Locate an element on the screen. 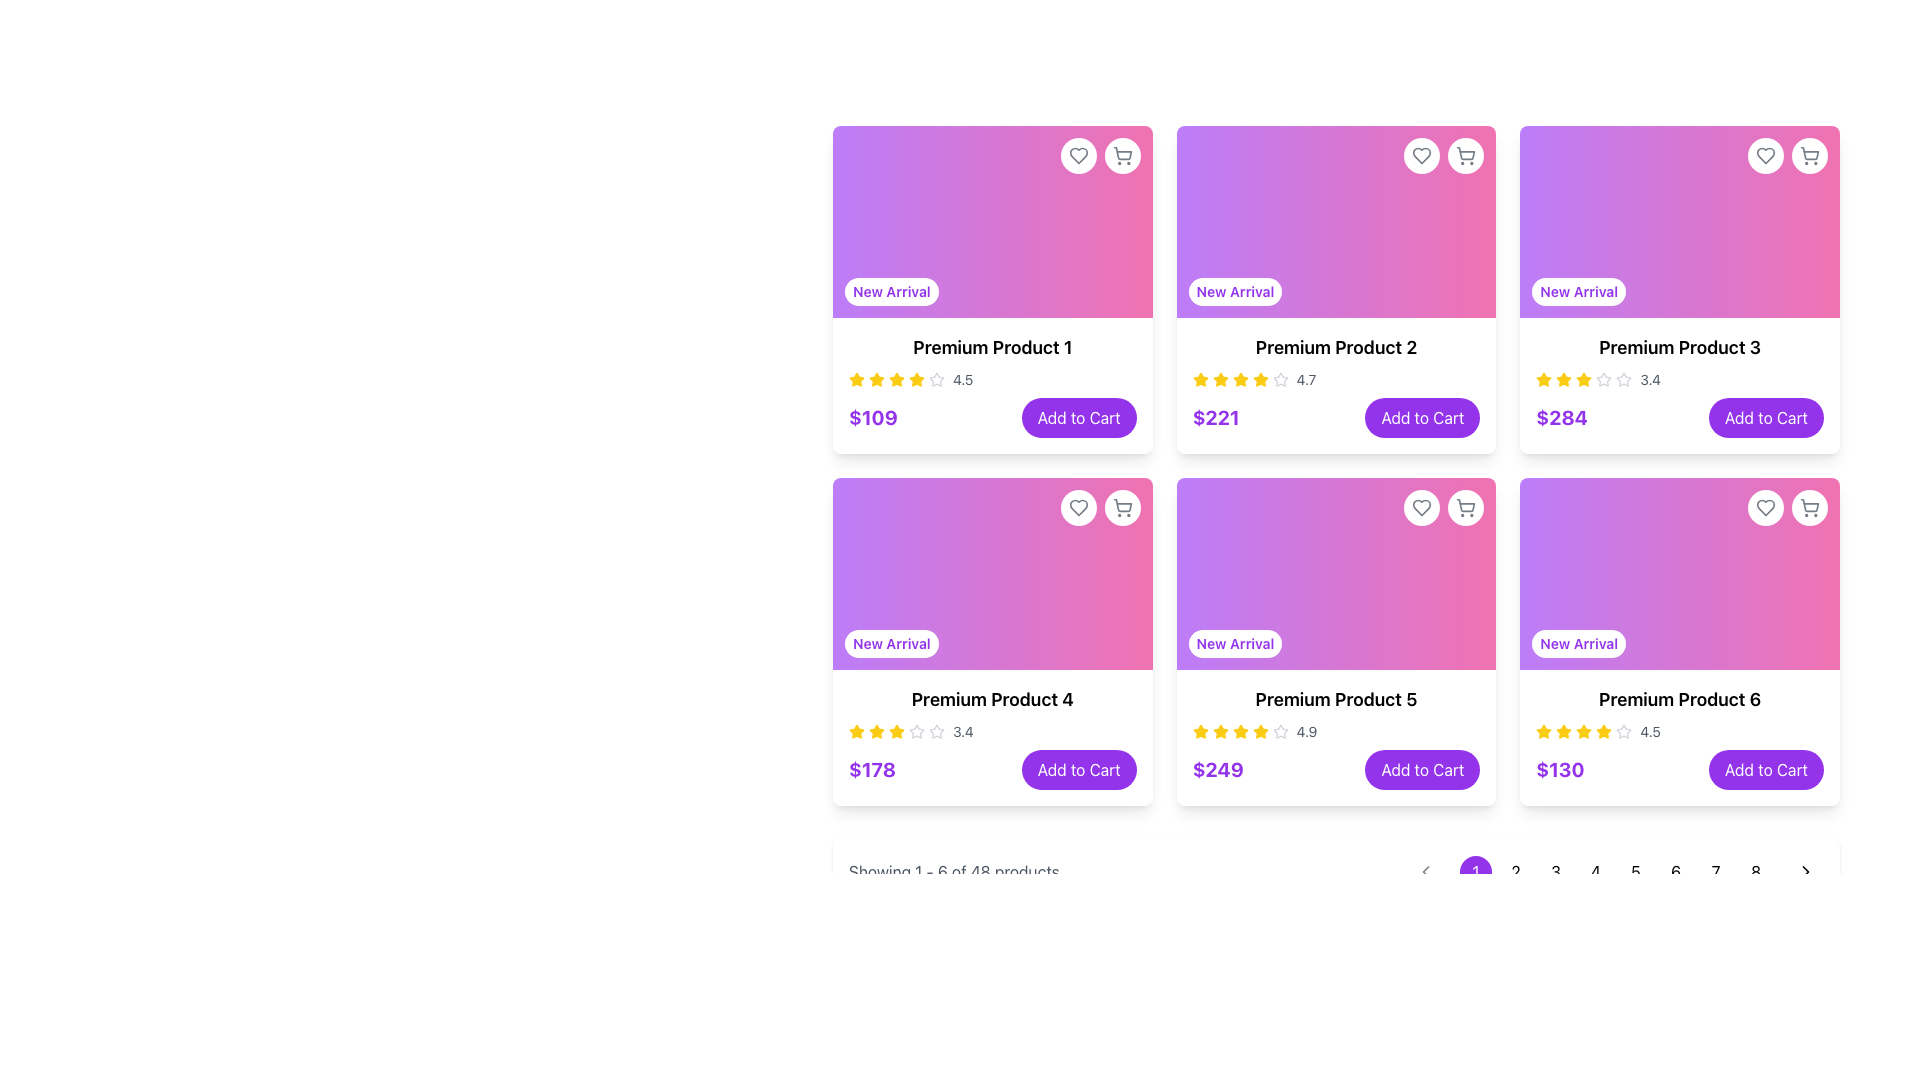 The image size is (1920, 1080). the right arrow of the pagination control is located at coordinates (1336, 870).